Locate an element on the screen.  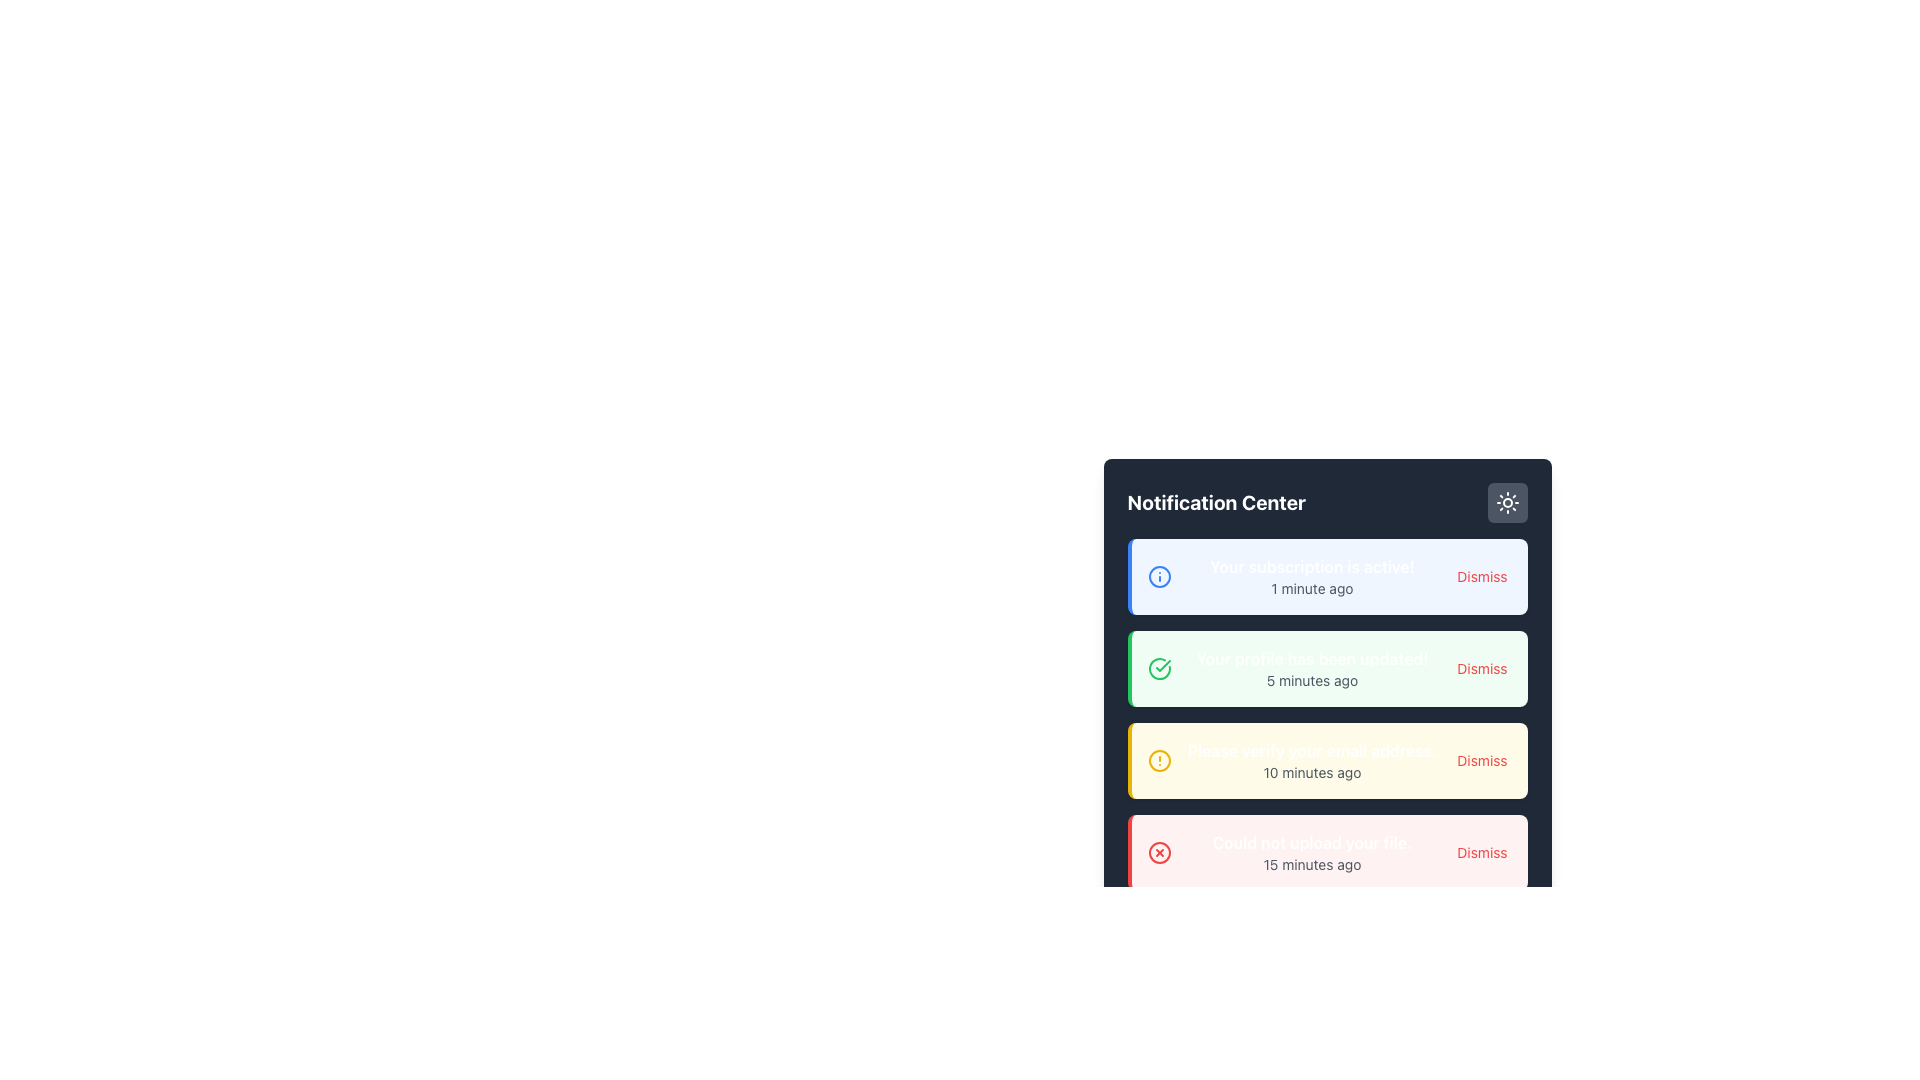
the static text label displaying '5 minutes ago', which is located below the notification text 'Your profile has been updated!' in the notification center is located at coordinates (1312, 680).